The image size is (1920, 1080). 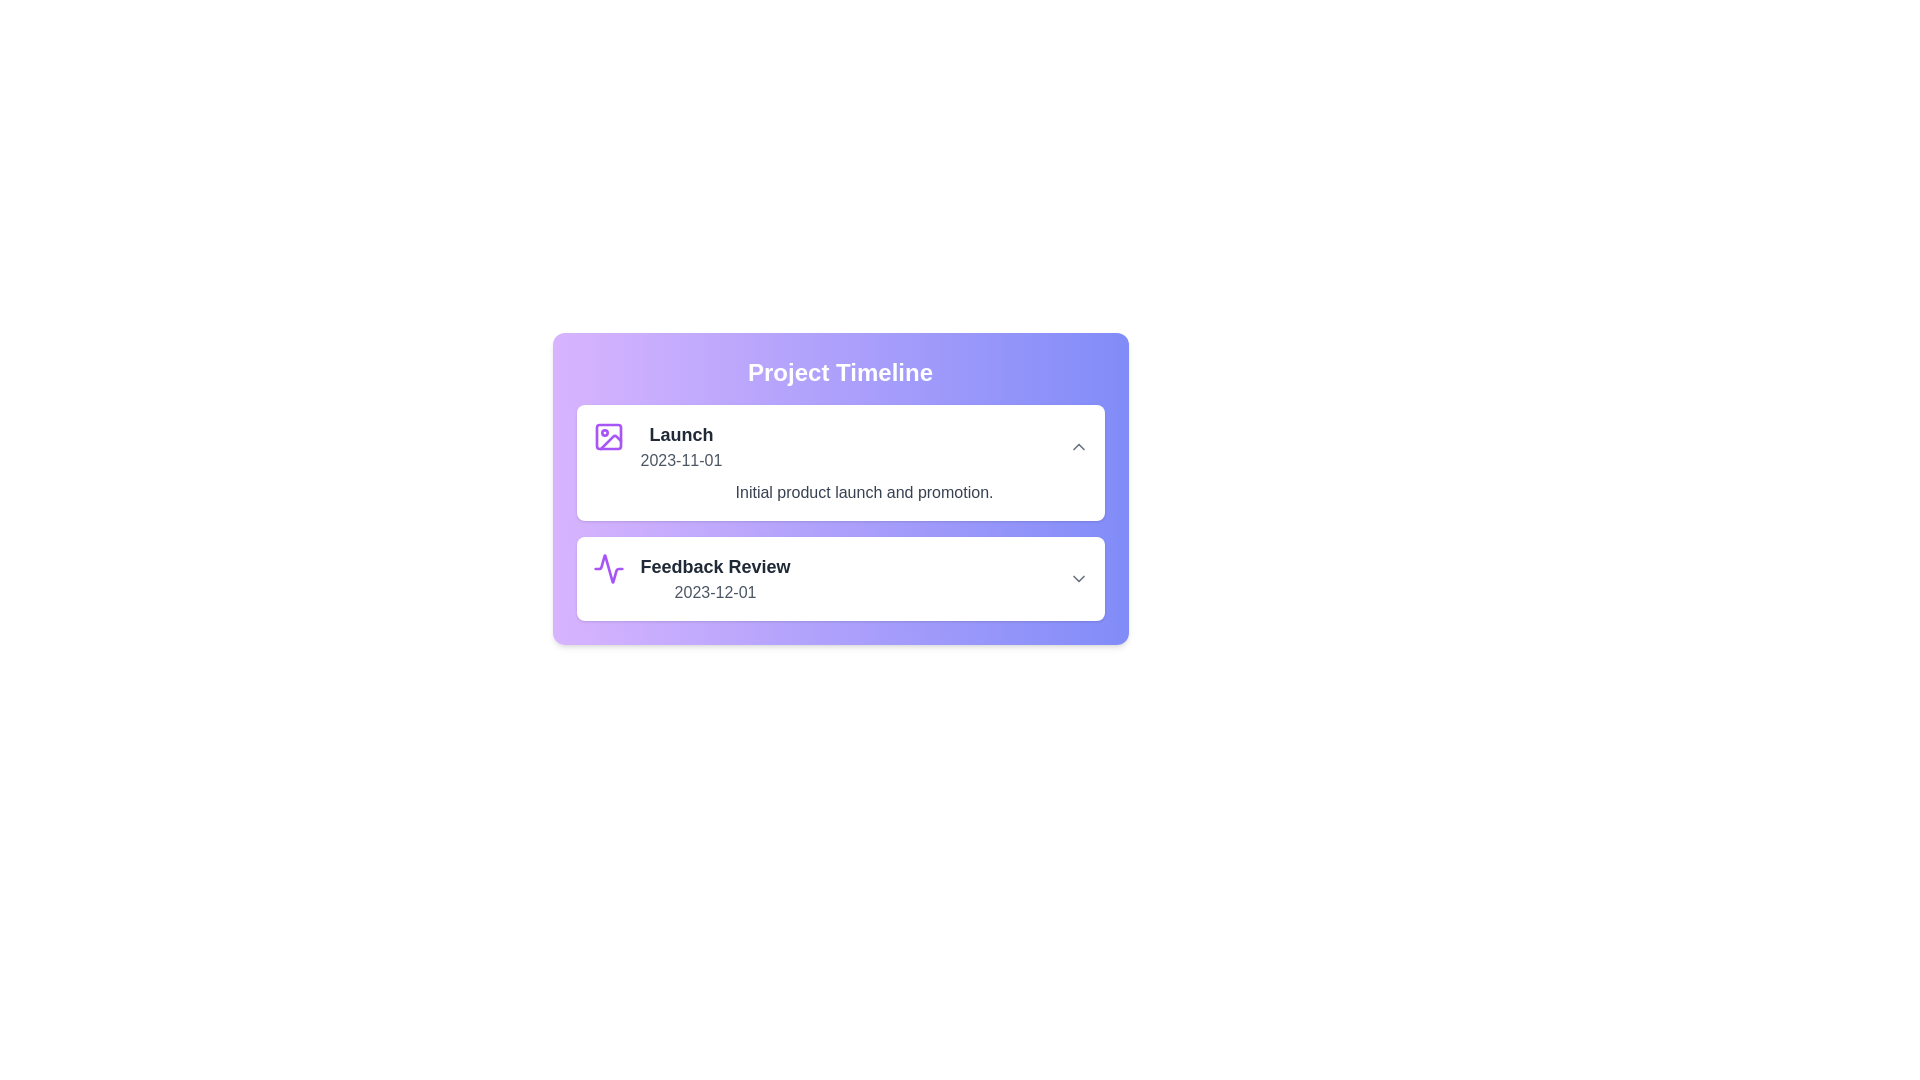 I want to click on the Text Label that displays 'Launch' in bold and '2023-11-01' in a lighter font, located near the top-left of the white rectangular card, so click(x=681, y=446).